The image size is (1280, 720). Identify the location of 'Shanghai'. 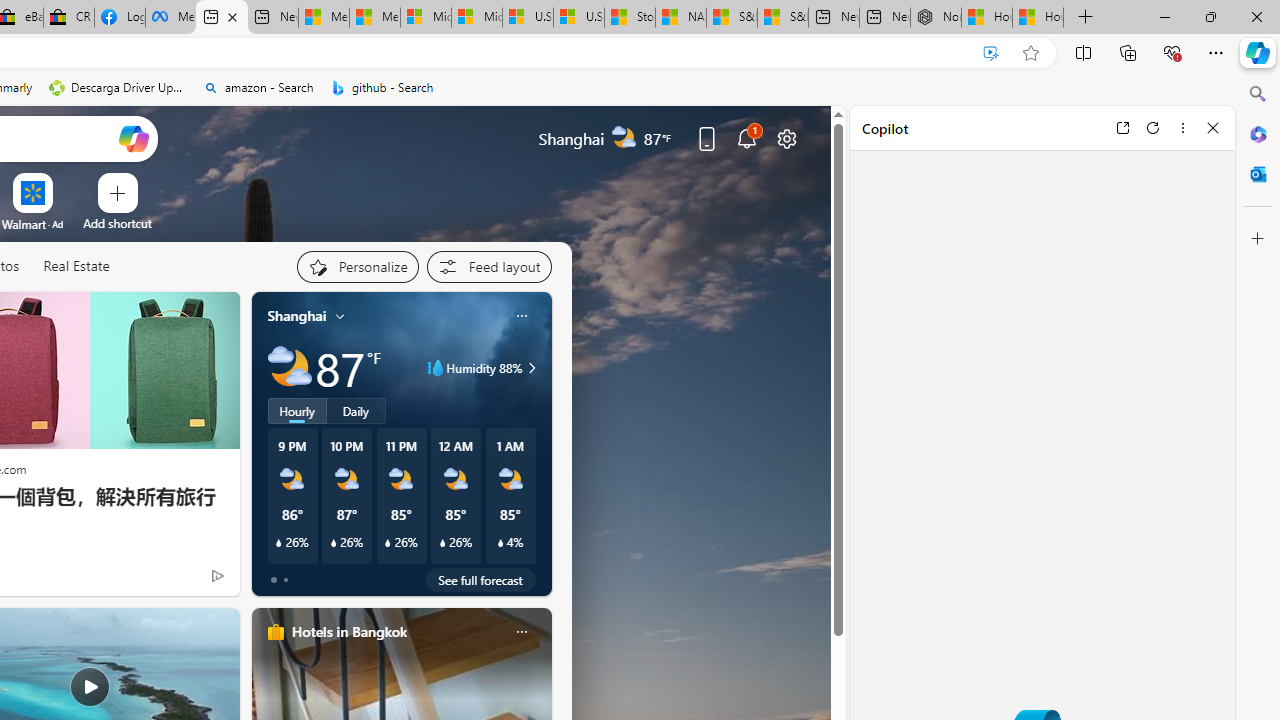
(295, 315).